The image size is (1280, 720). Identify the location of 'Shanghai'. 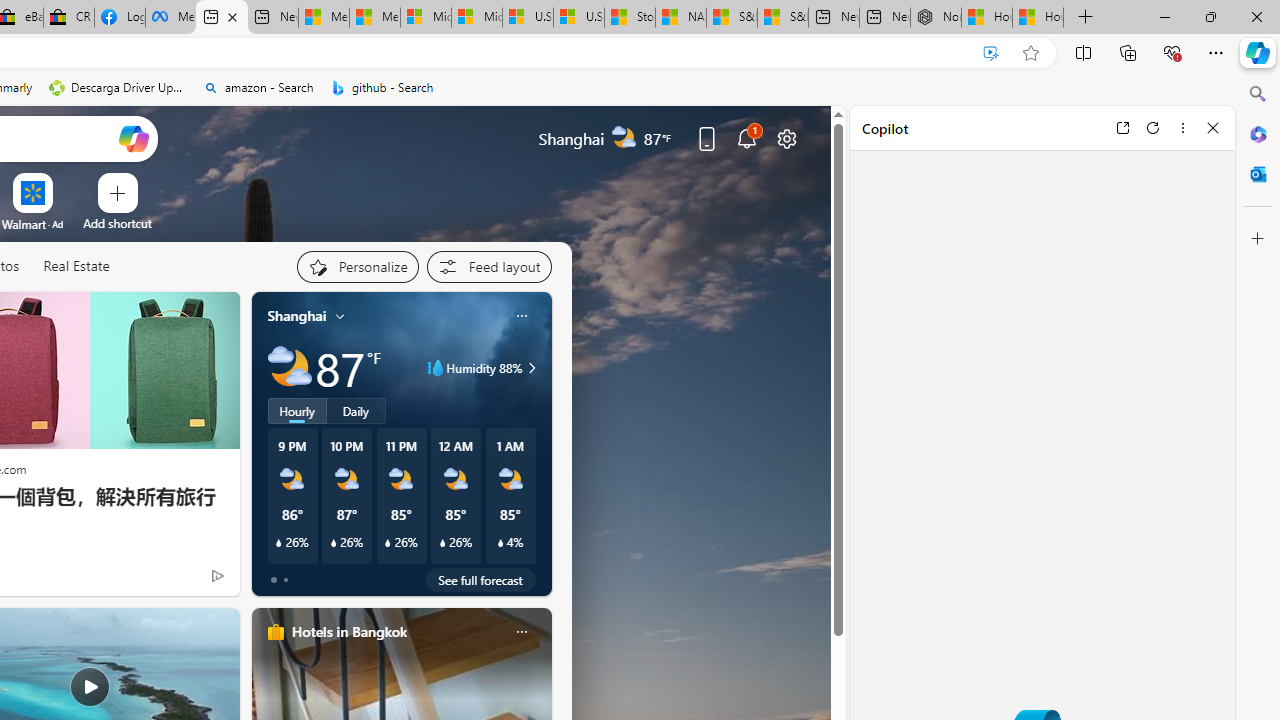
(295, 315).